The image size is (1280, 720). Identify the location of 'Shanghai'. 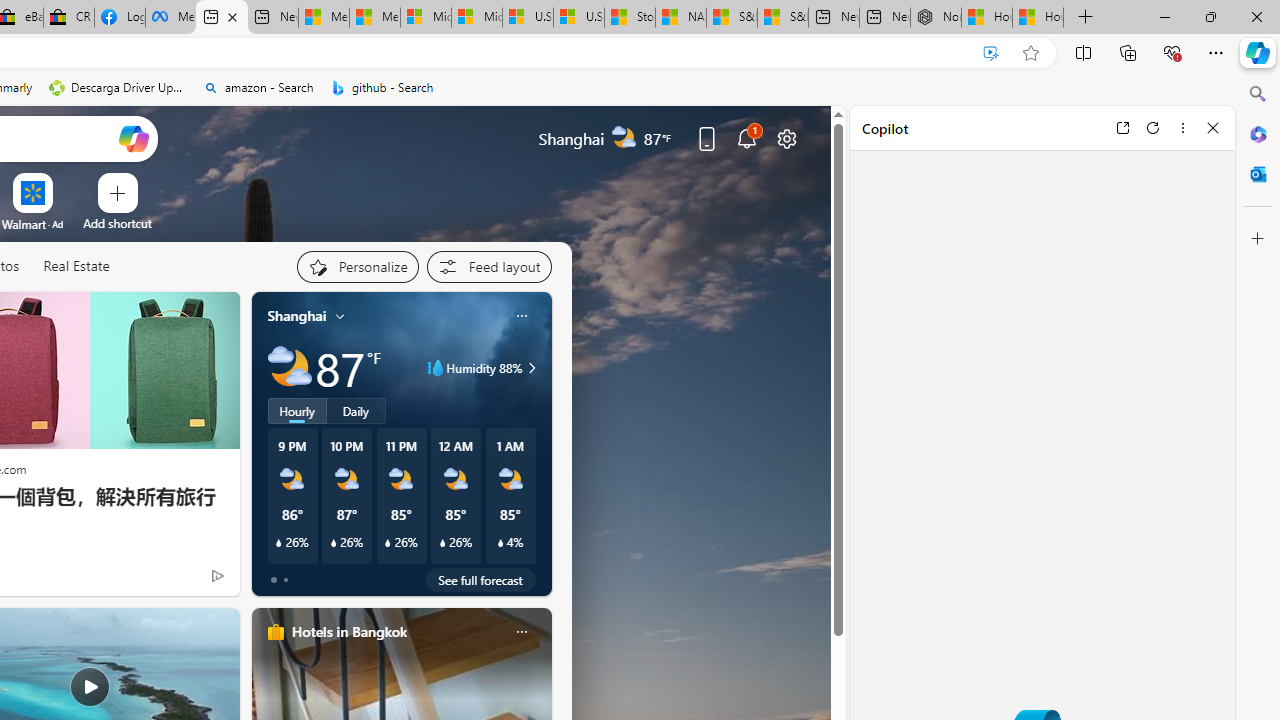
(295, 315).